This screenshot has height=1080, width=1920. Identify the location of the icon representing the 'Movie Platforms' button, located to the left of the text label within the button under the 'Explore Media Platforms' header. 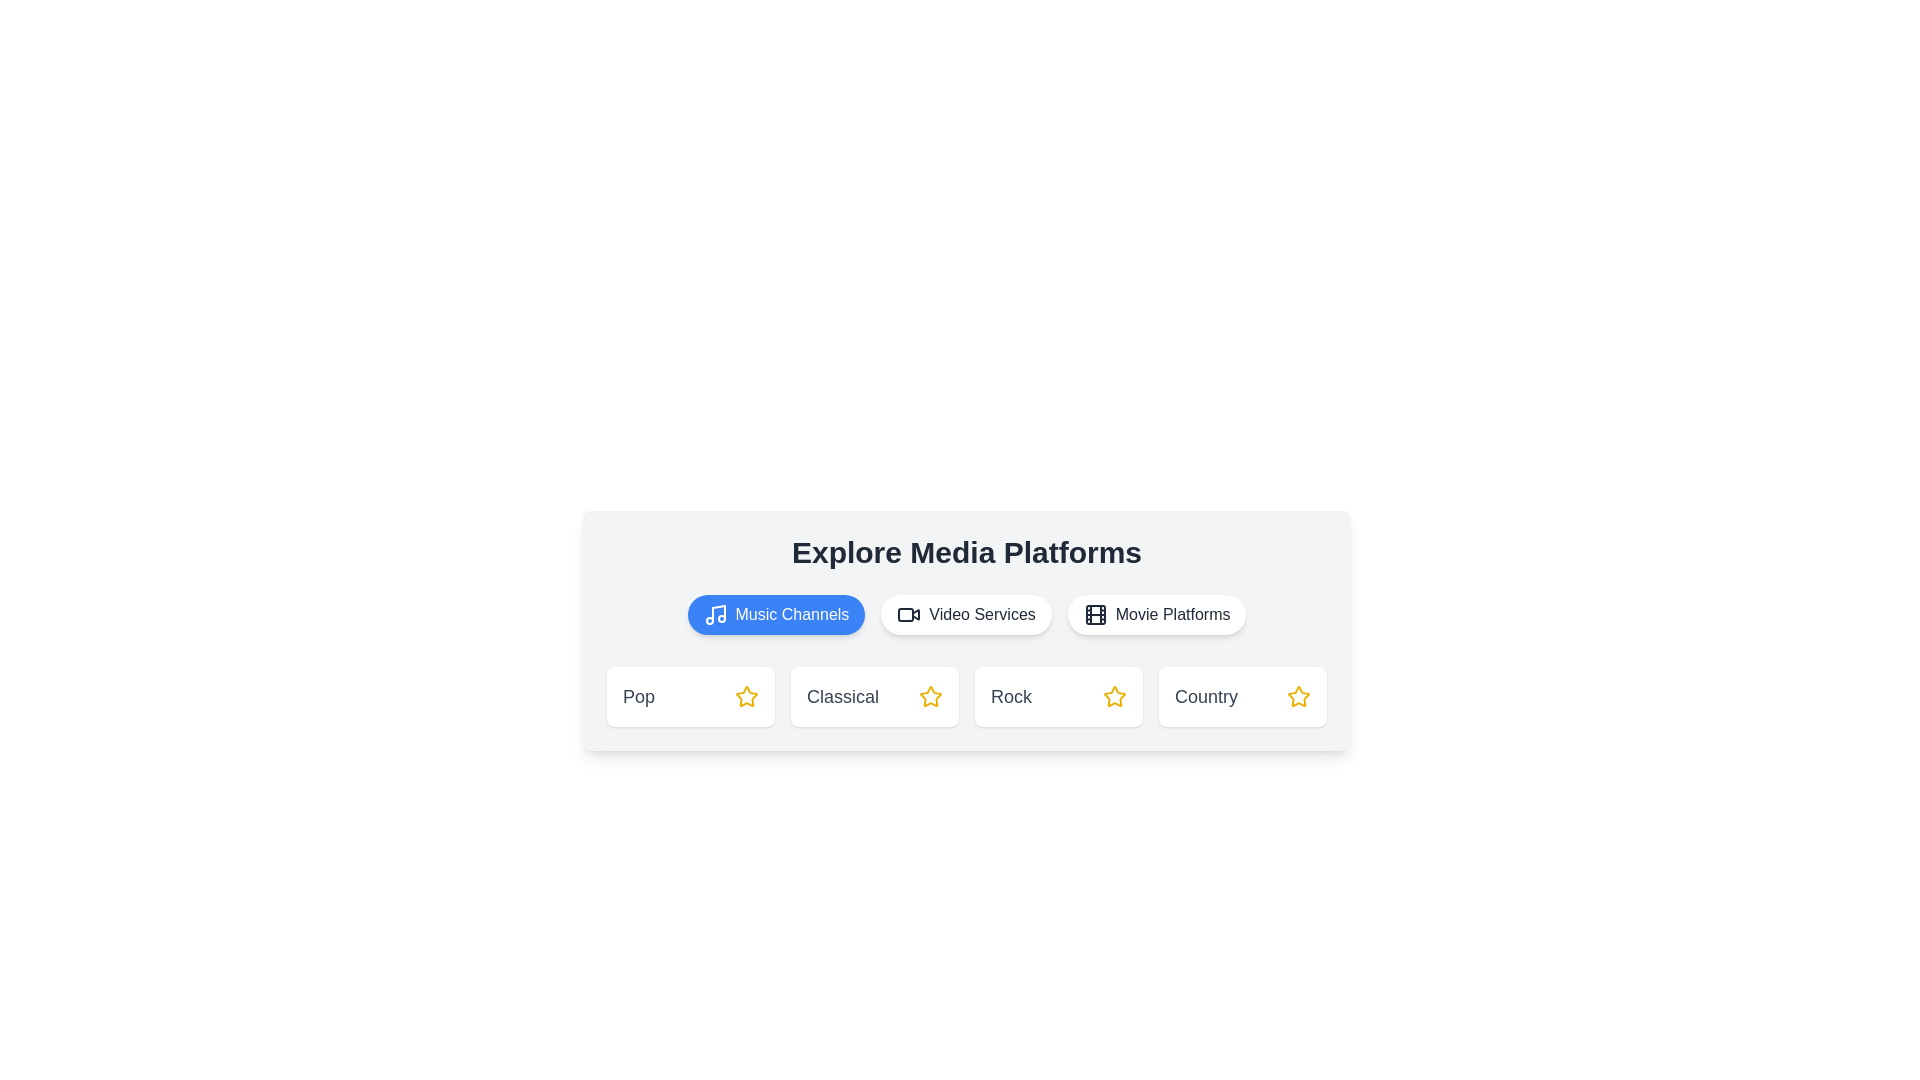
(1094, 613).